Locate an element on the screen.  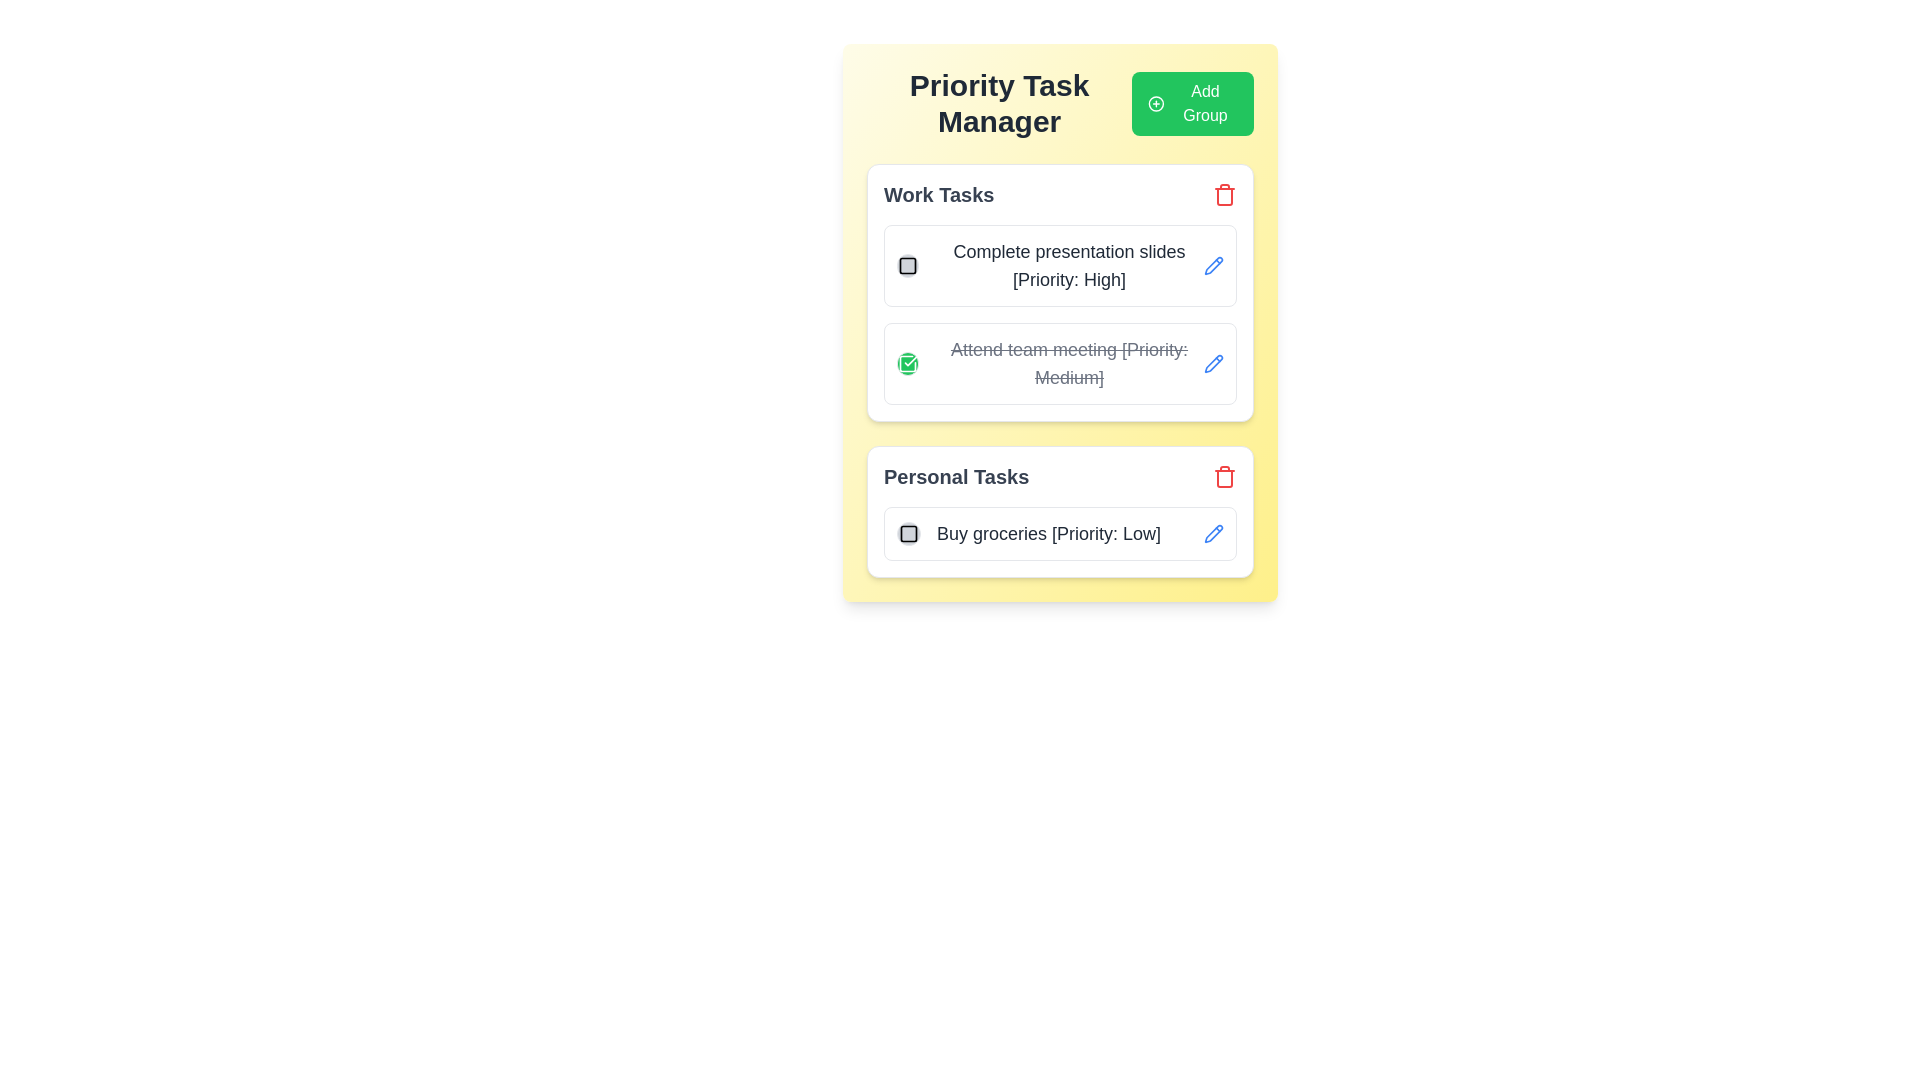
the 'Personal Tasks' section header text label, which is located near the top-left area of the section and aligned with a trash can icon to its right is located at coordinates (955, 477).